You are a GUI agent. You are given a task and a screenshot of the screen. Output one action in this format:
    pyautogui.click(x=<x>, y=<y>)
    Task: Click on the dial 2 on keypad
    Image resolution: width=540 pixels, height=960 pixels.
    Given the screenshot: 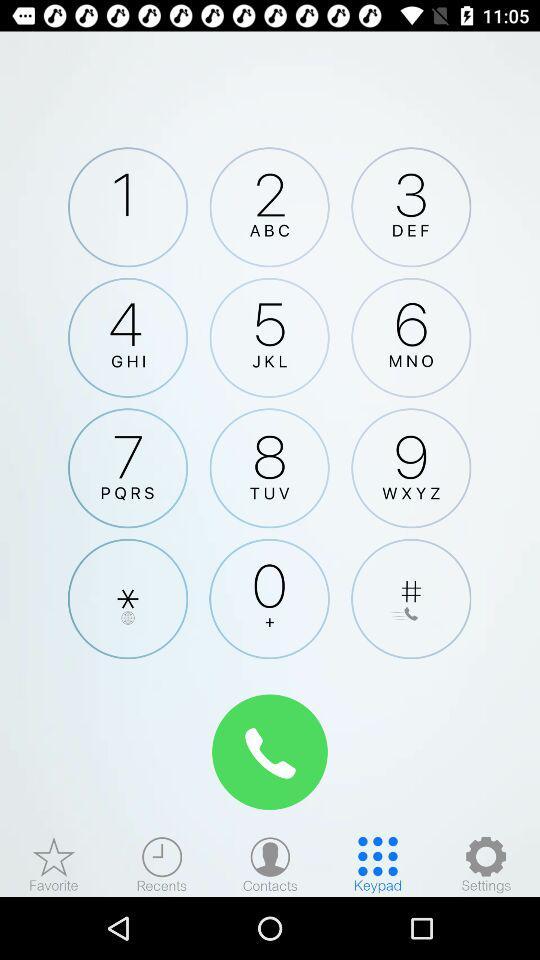 What is the action you would take?
    pyautogui.click(x=269, y=207)
    